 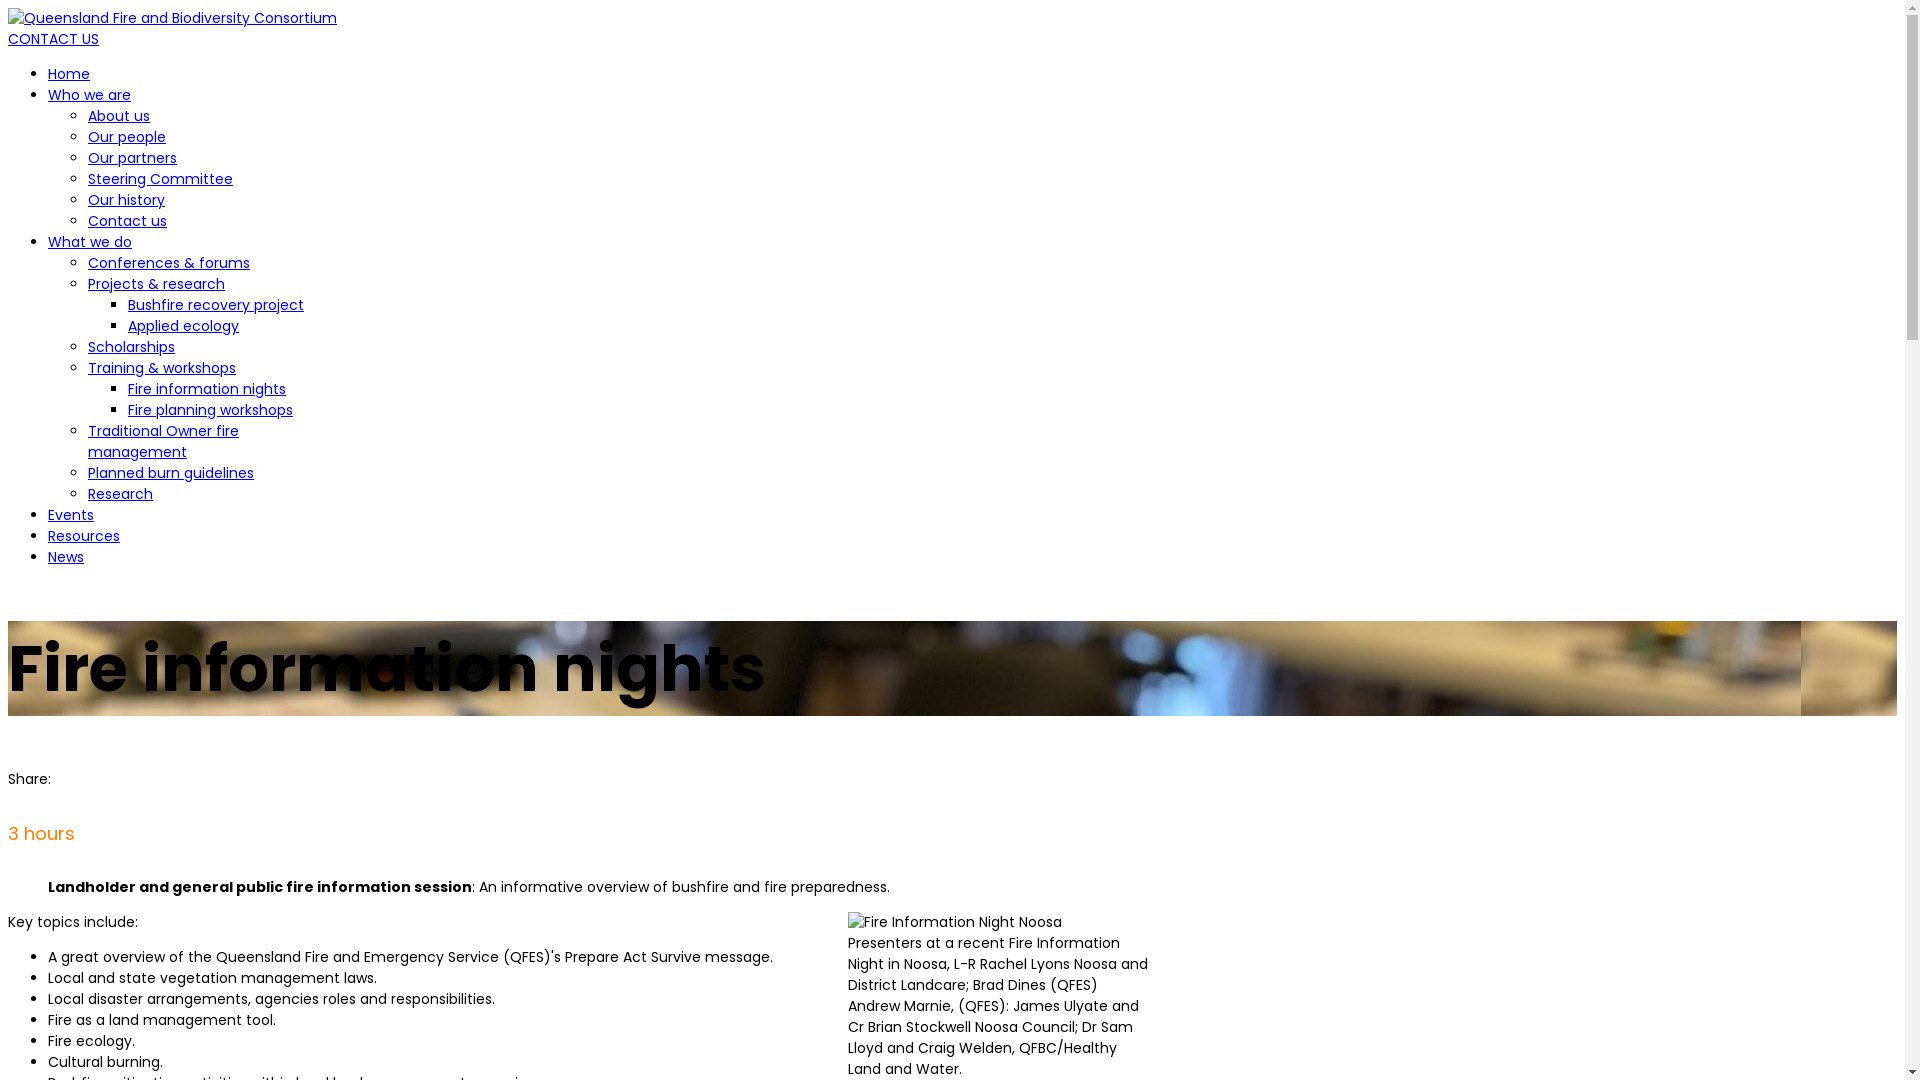 I want to click on 'Conferences & forums', so click(x=168, y=261).